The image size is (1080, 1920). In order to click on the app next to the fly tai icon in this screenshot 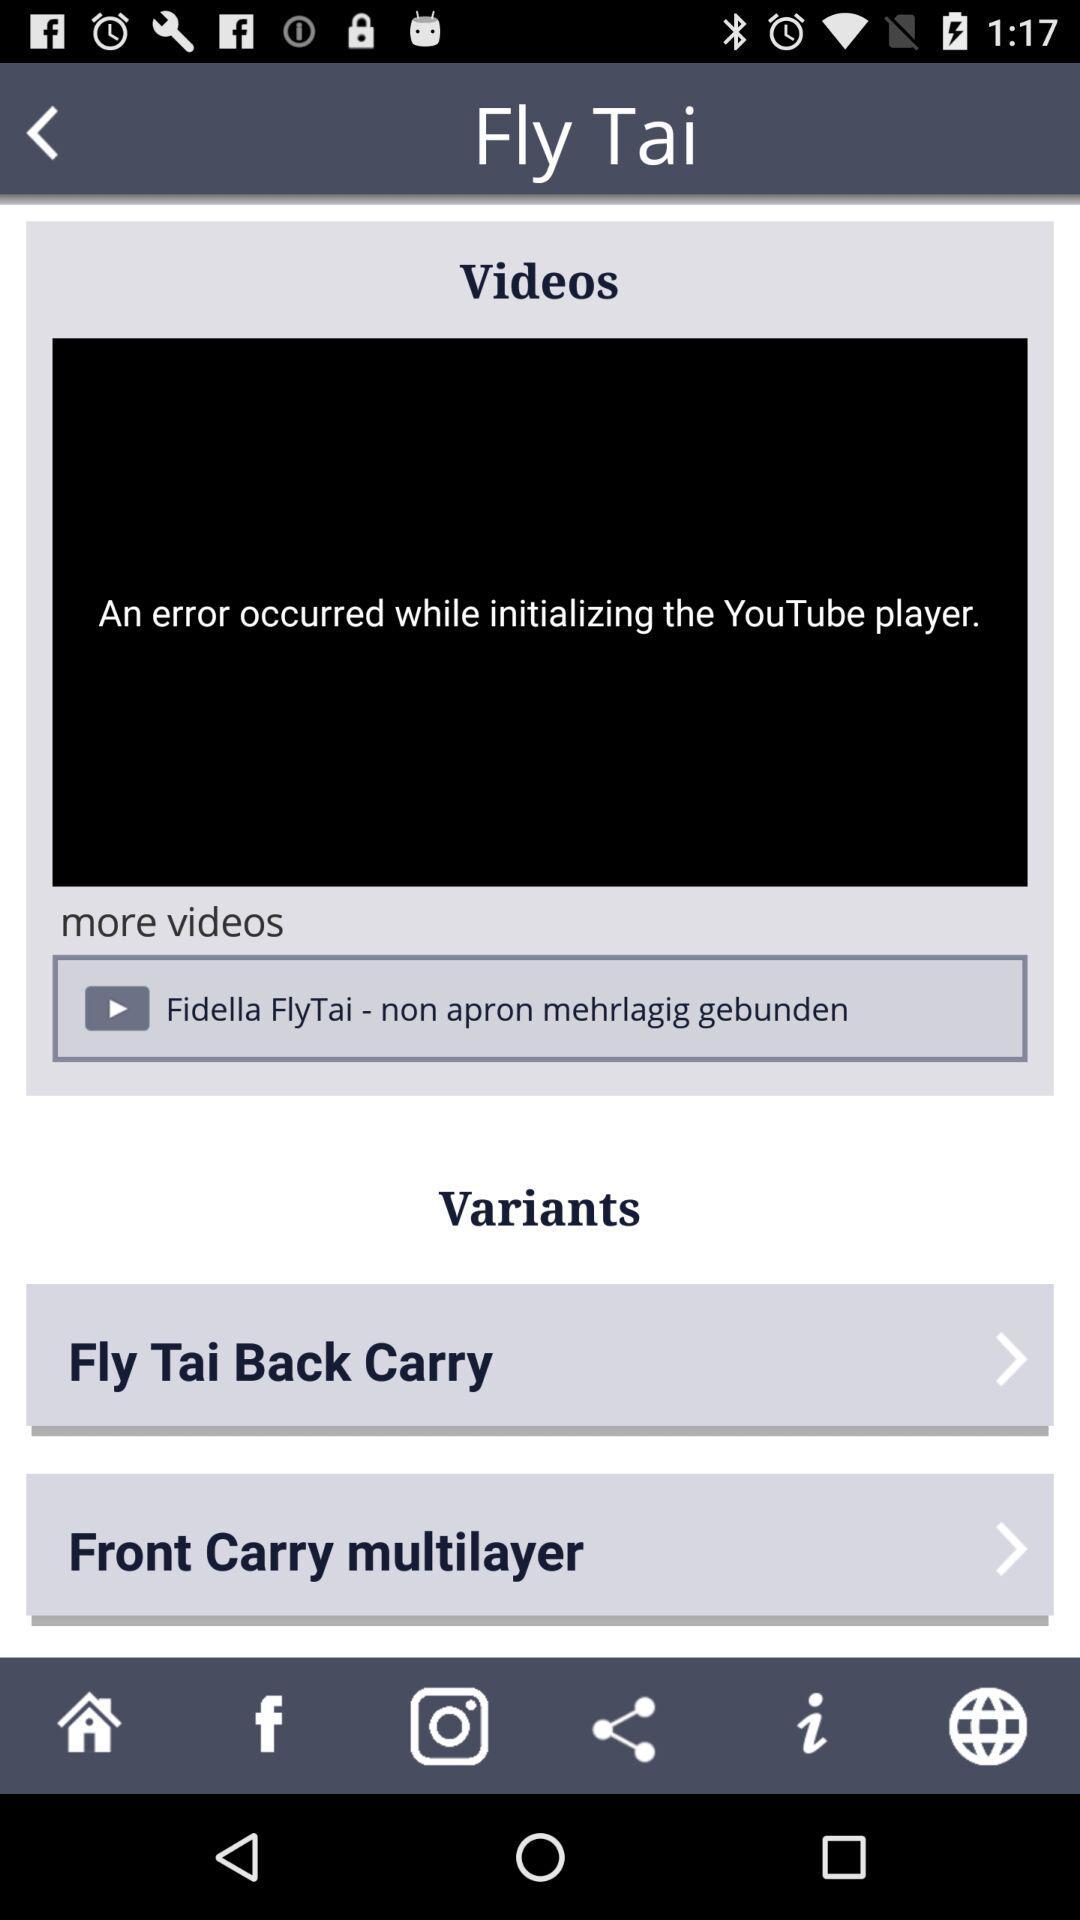, I will do `click(80, 132)`.